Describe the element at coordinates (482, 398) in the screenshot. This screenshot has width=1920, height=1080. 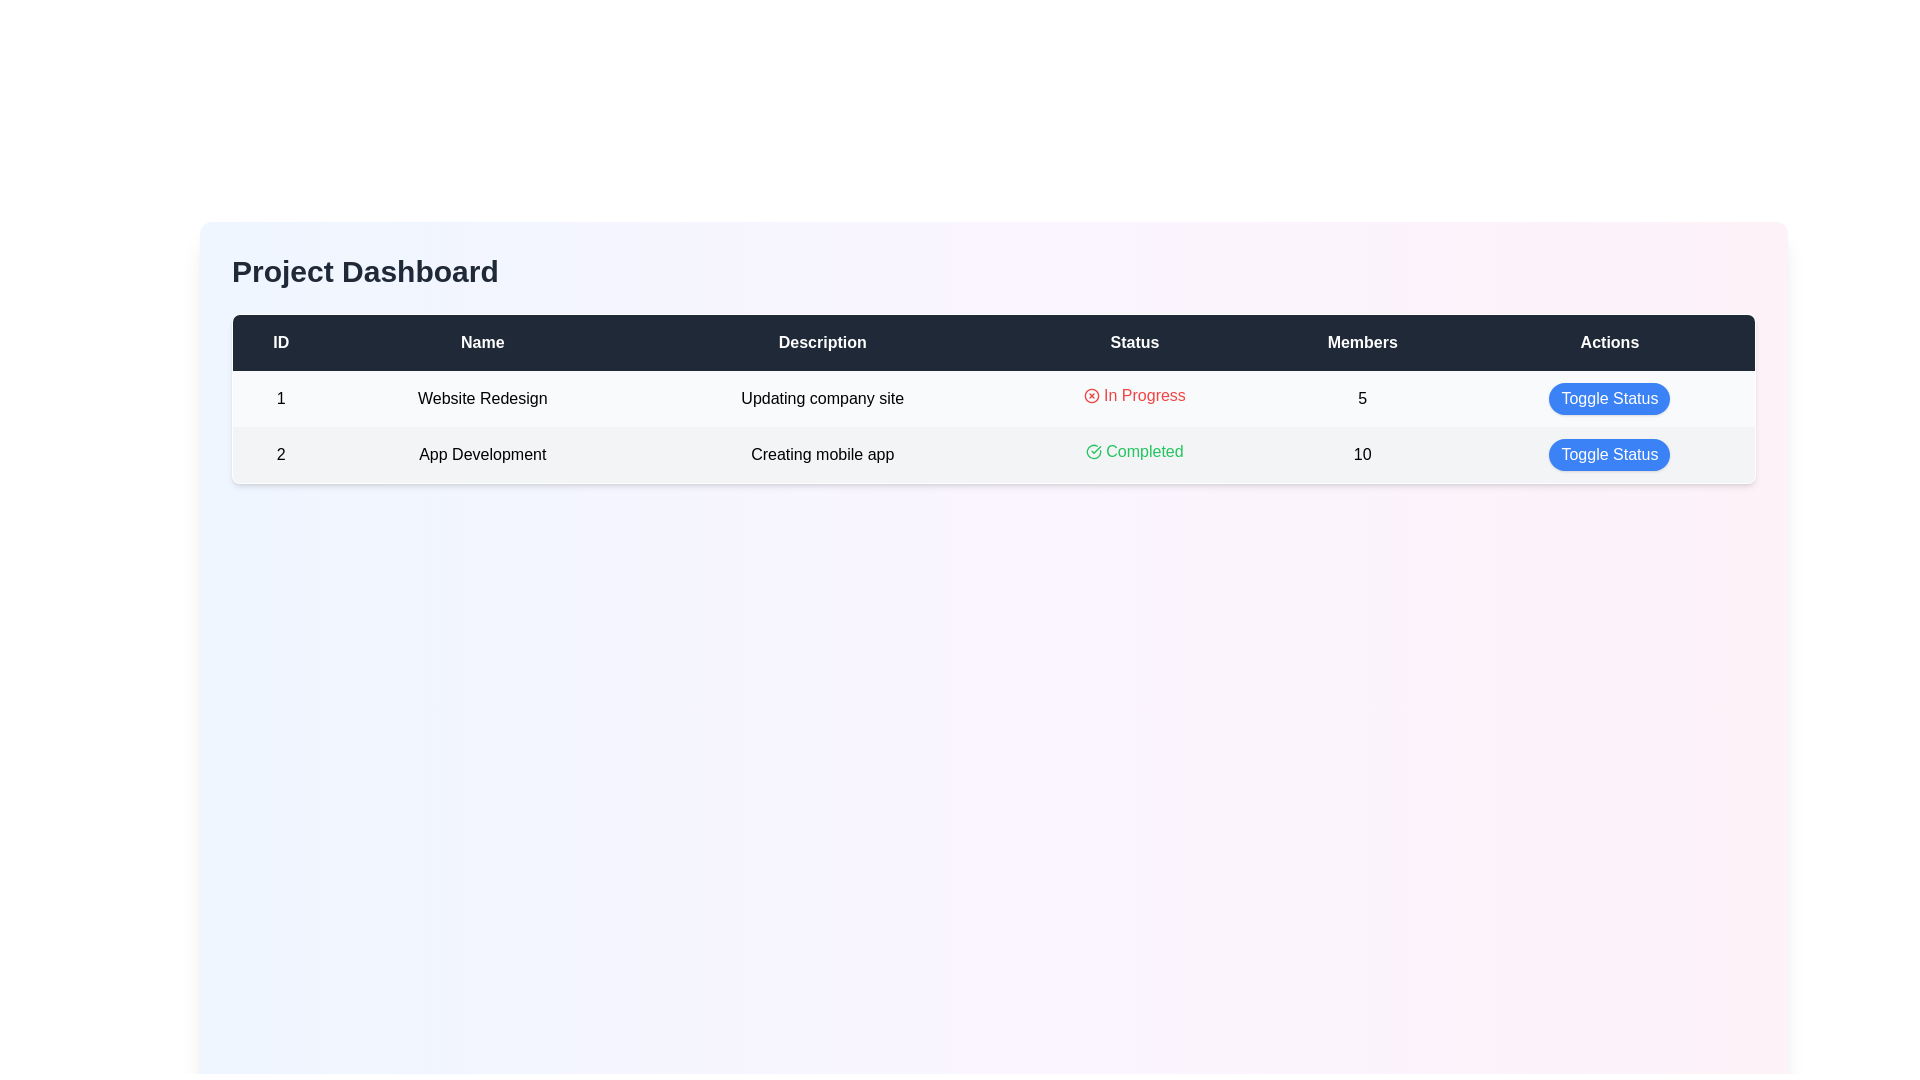
I see `the text label displaying 'Website Redesign' within the 'Name' column of the first data row in the table` at that location.